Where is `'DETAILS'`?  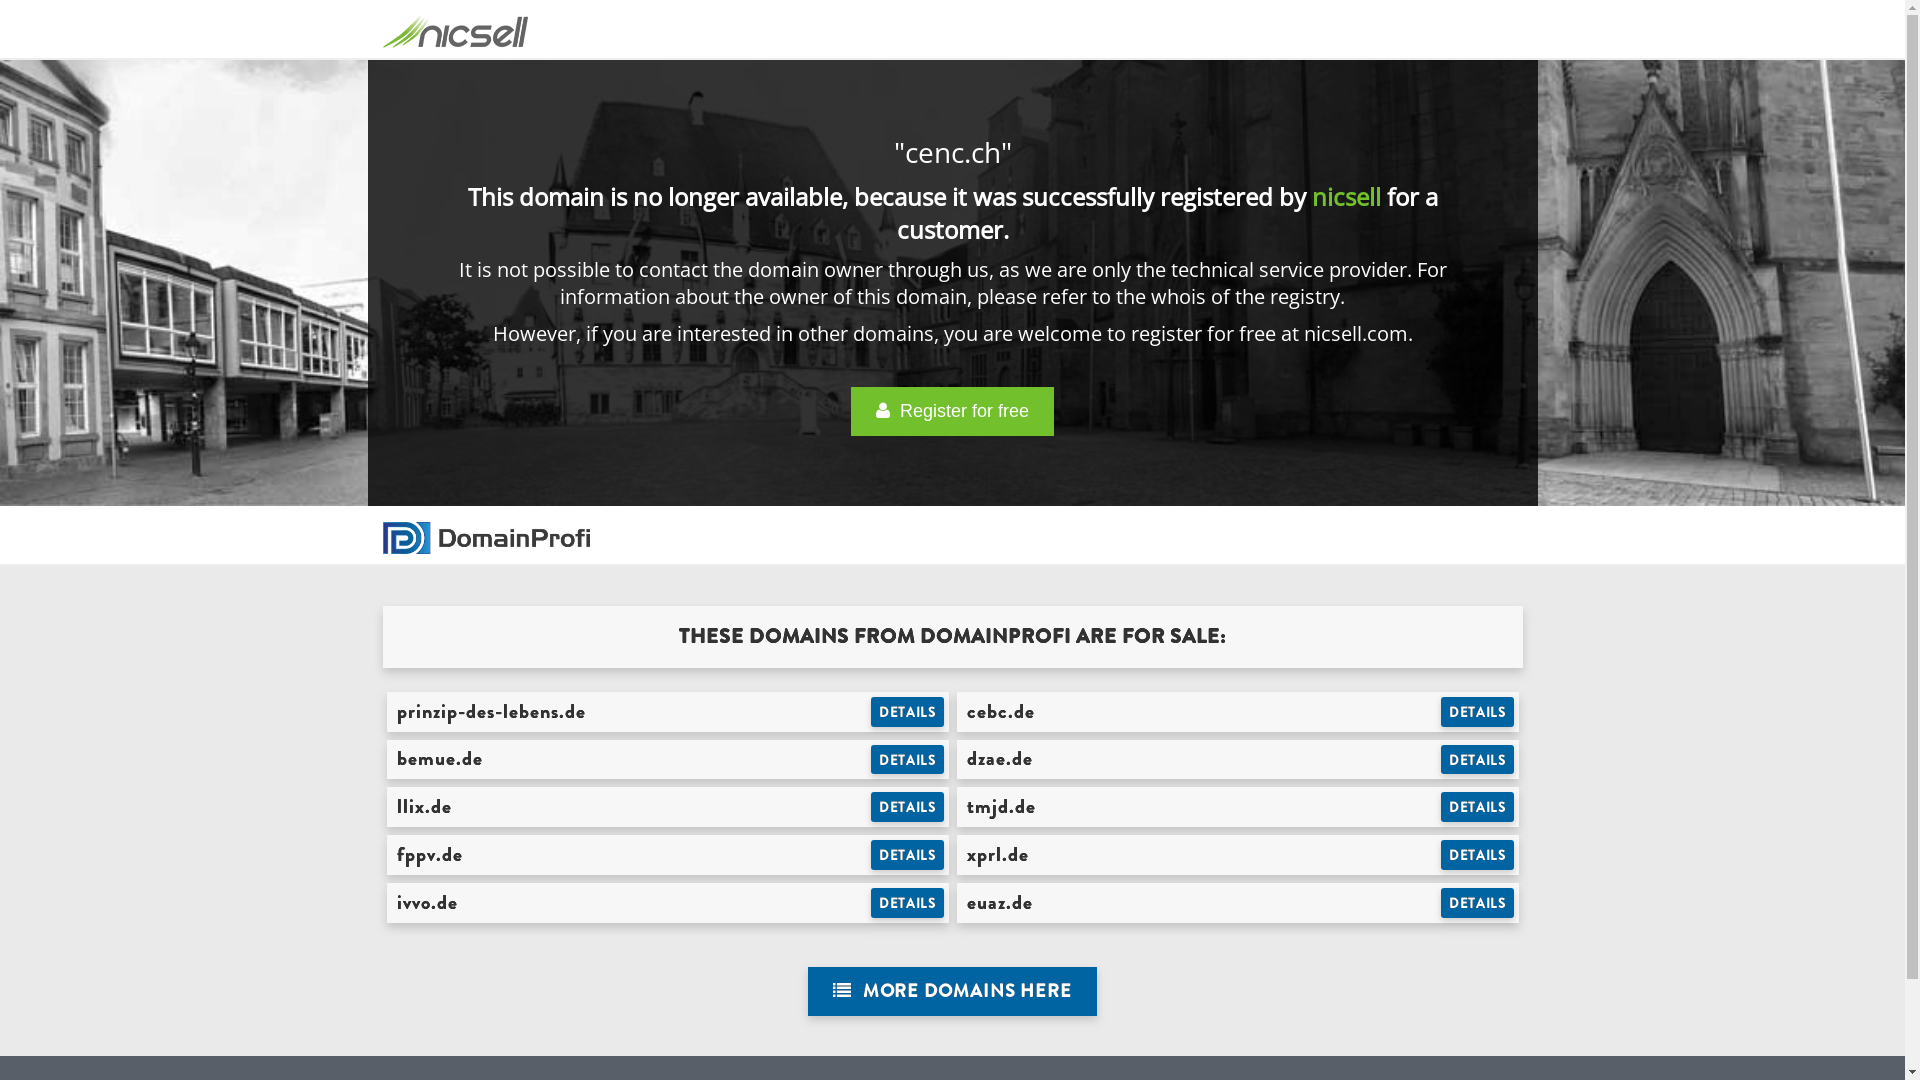 'DETAILS' is located at coordinates (906, 759).